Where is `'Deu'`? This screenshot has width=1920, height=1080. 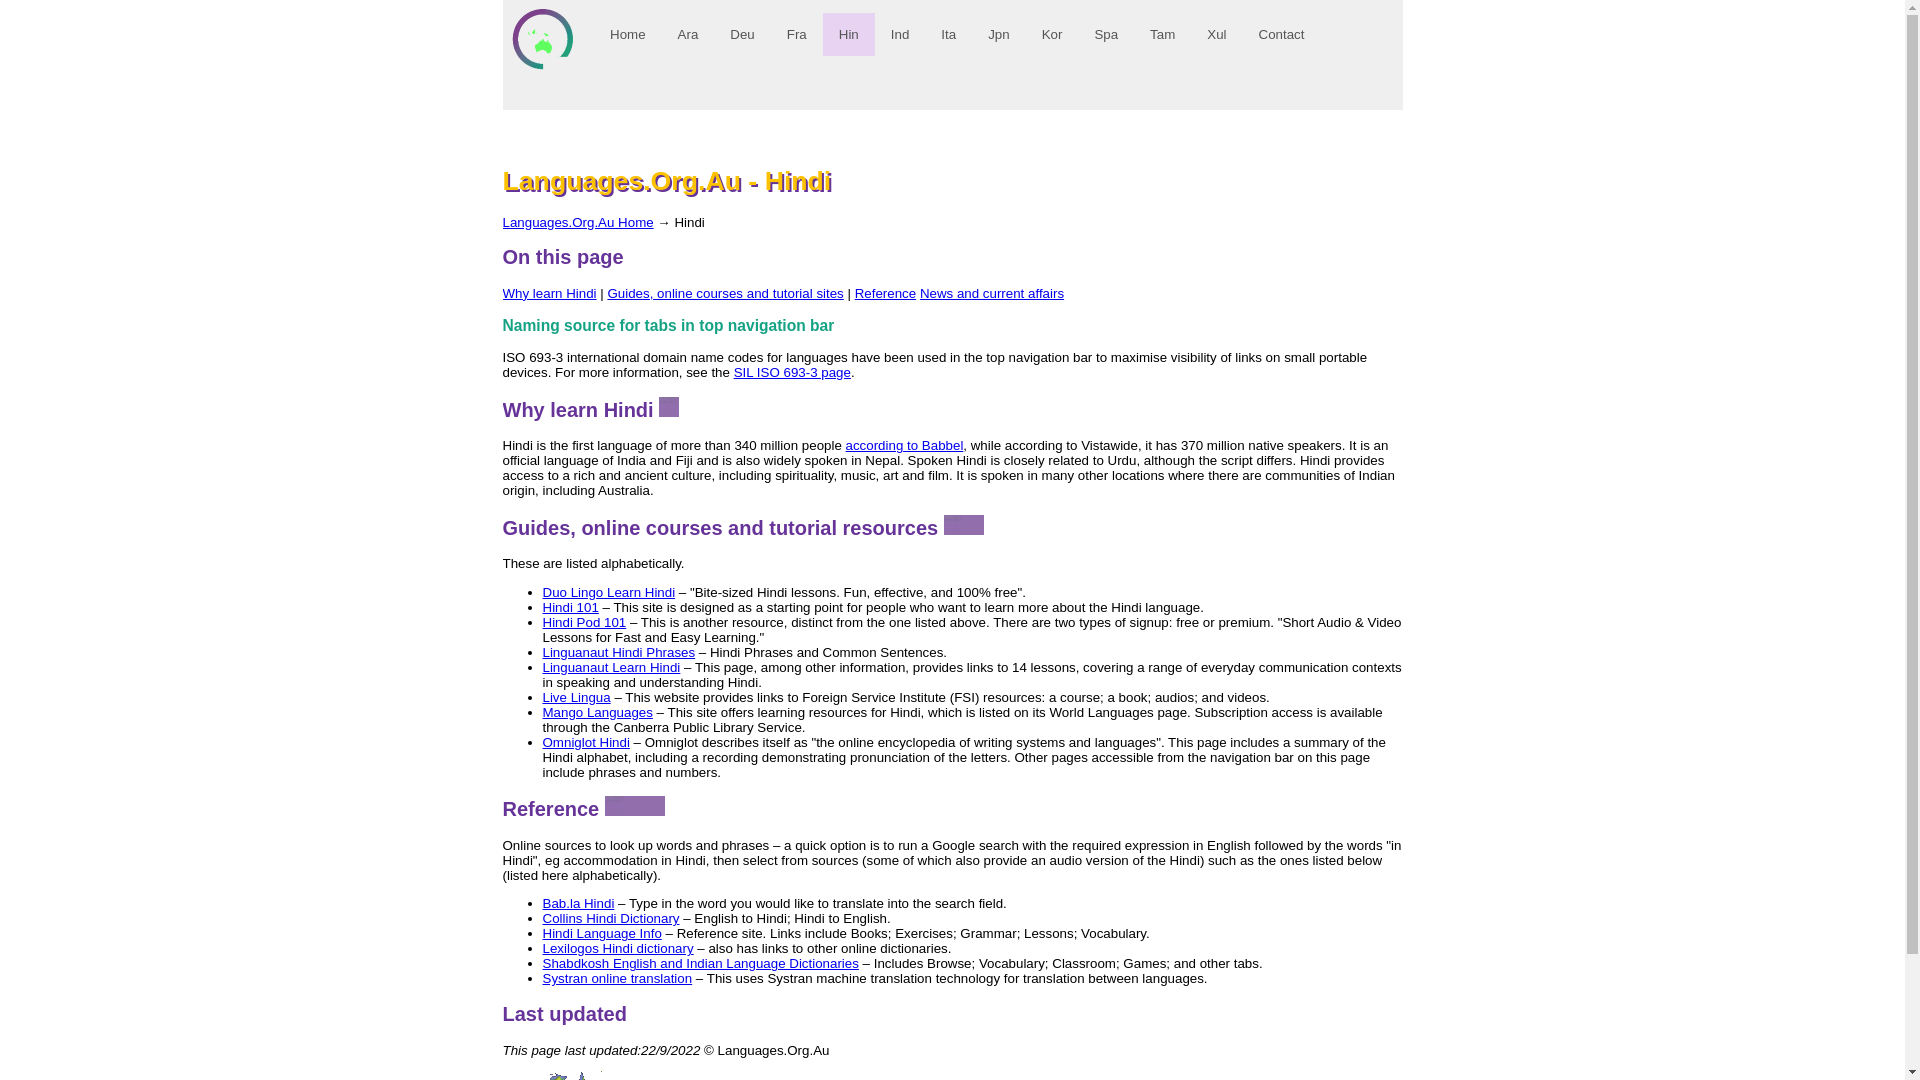
'Deu' is located at coordinates (741, 34).